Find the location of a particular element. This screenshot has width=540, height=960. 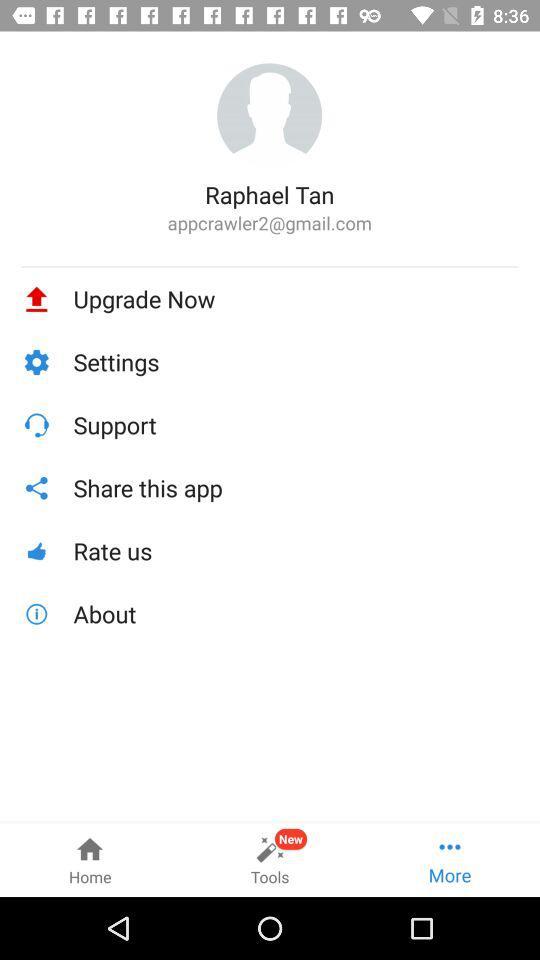

the item below the raphael tan is located at coordinates (269, 223).